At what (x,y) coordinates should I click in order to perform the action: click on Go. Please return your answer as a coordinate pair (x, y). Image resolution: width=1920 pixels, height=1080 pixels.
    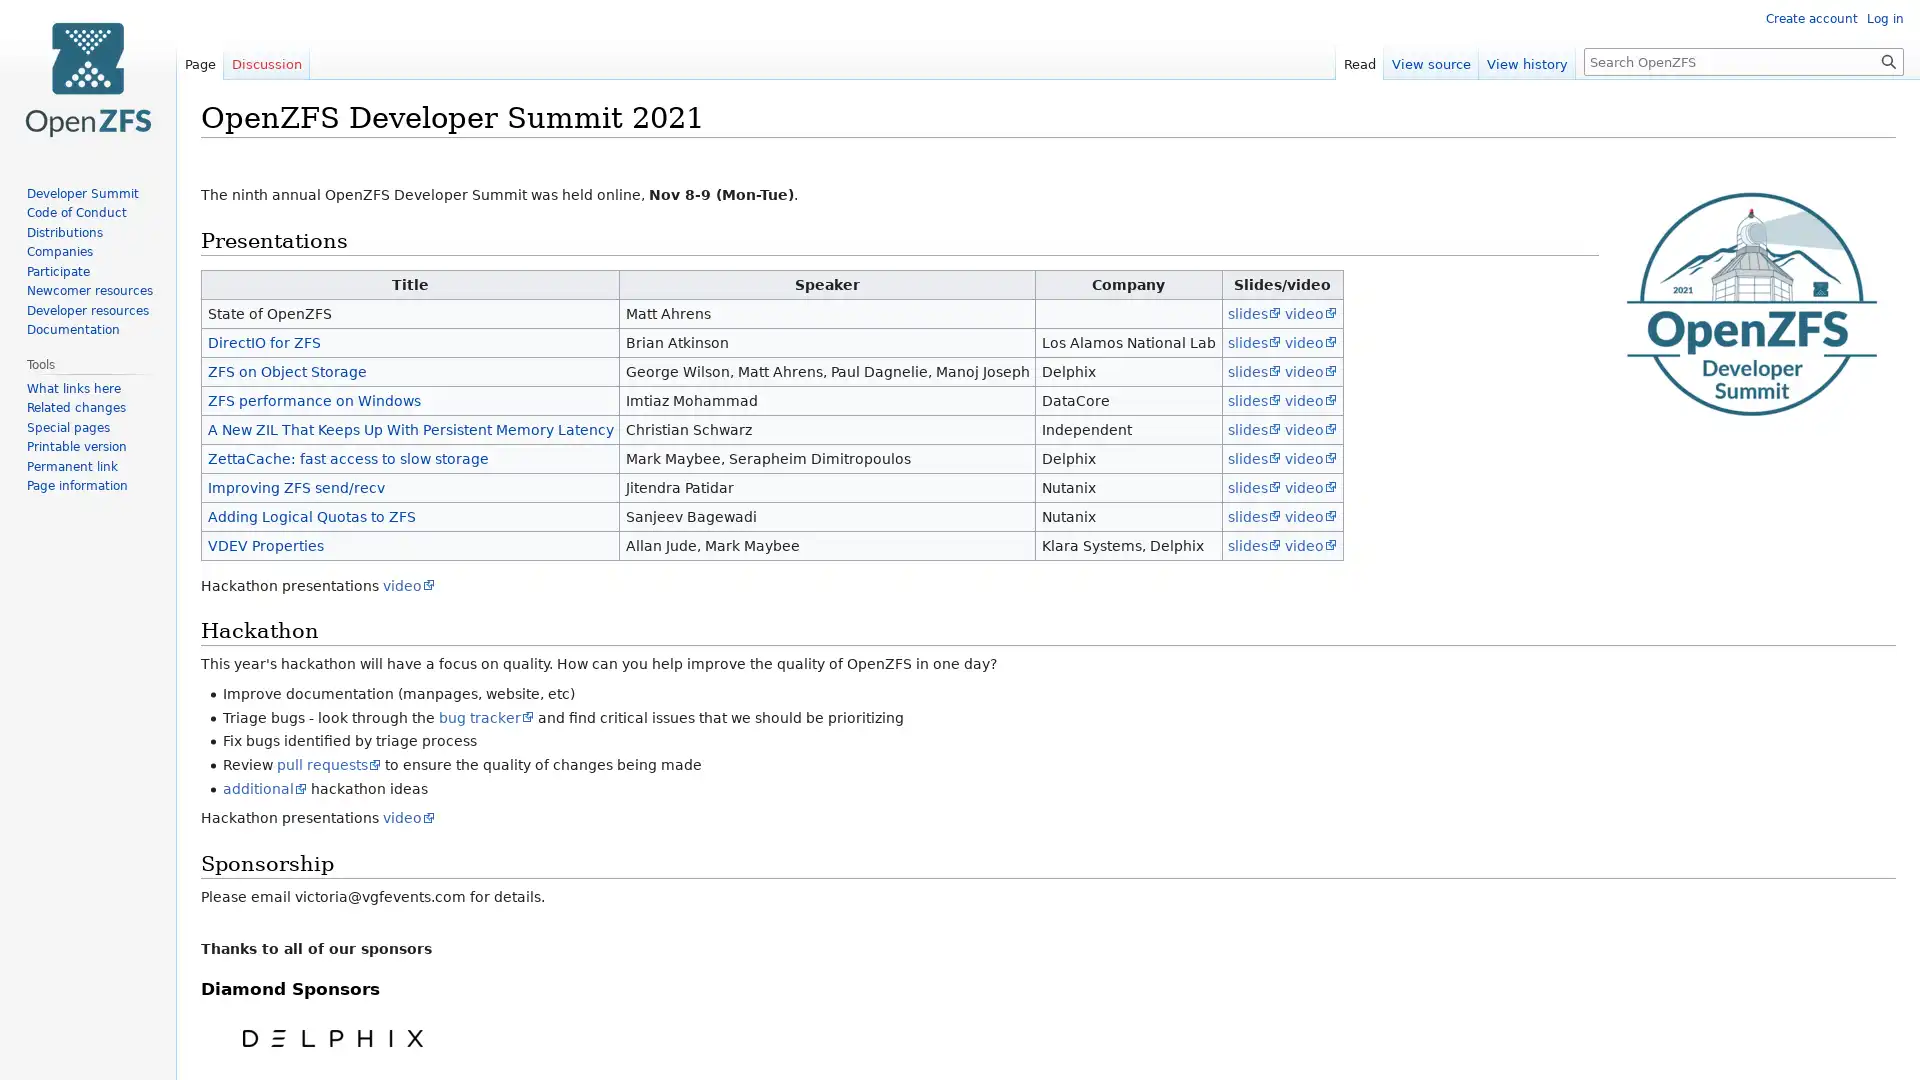
    Looking at the image, I should click on (1888, 60).